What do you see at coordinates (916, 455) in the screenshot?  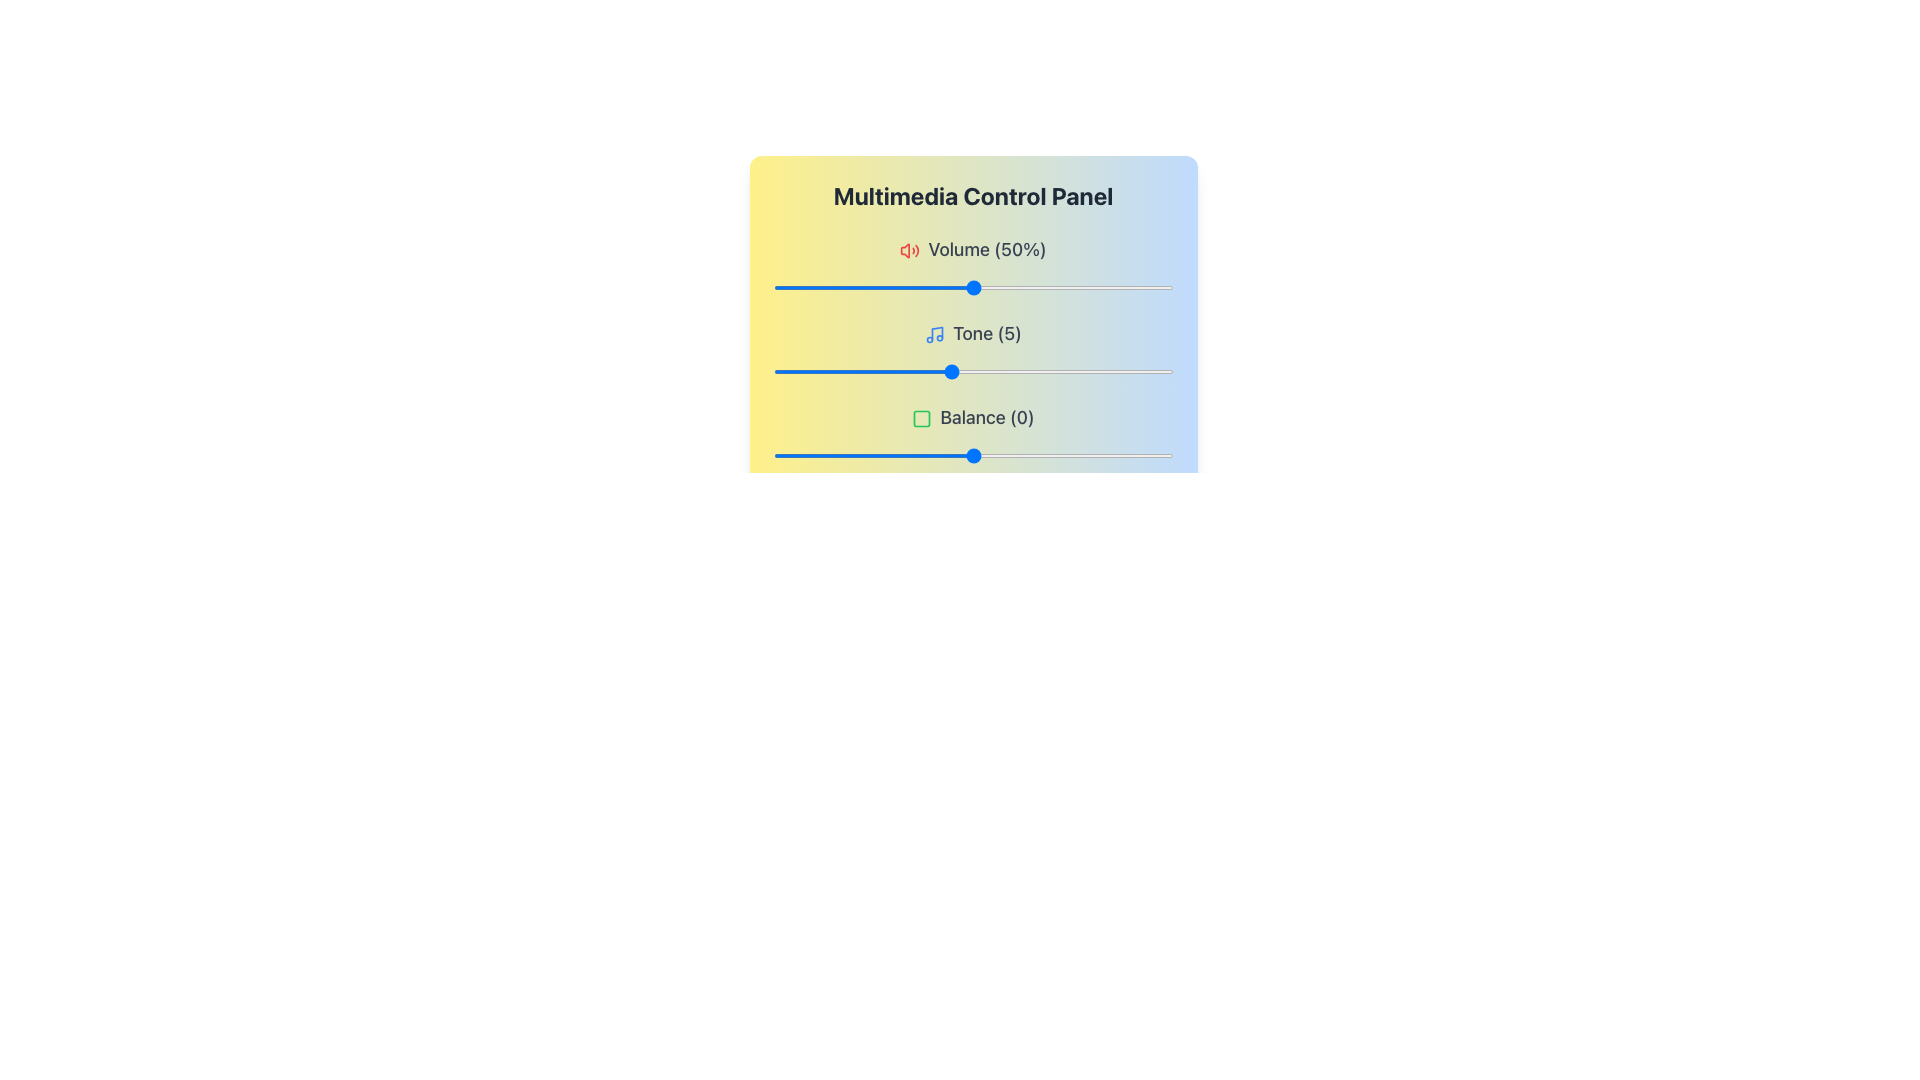 I see `the balance` at bounding box center [916, 455].